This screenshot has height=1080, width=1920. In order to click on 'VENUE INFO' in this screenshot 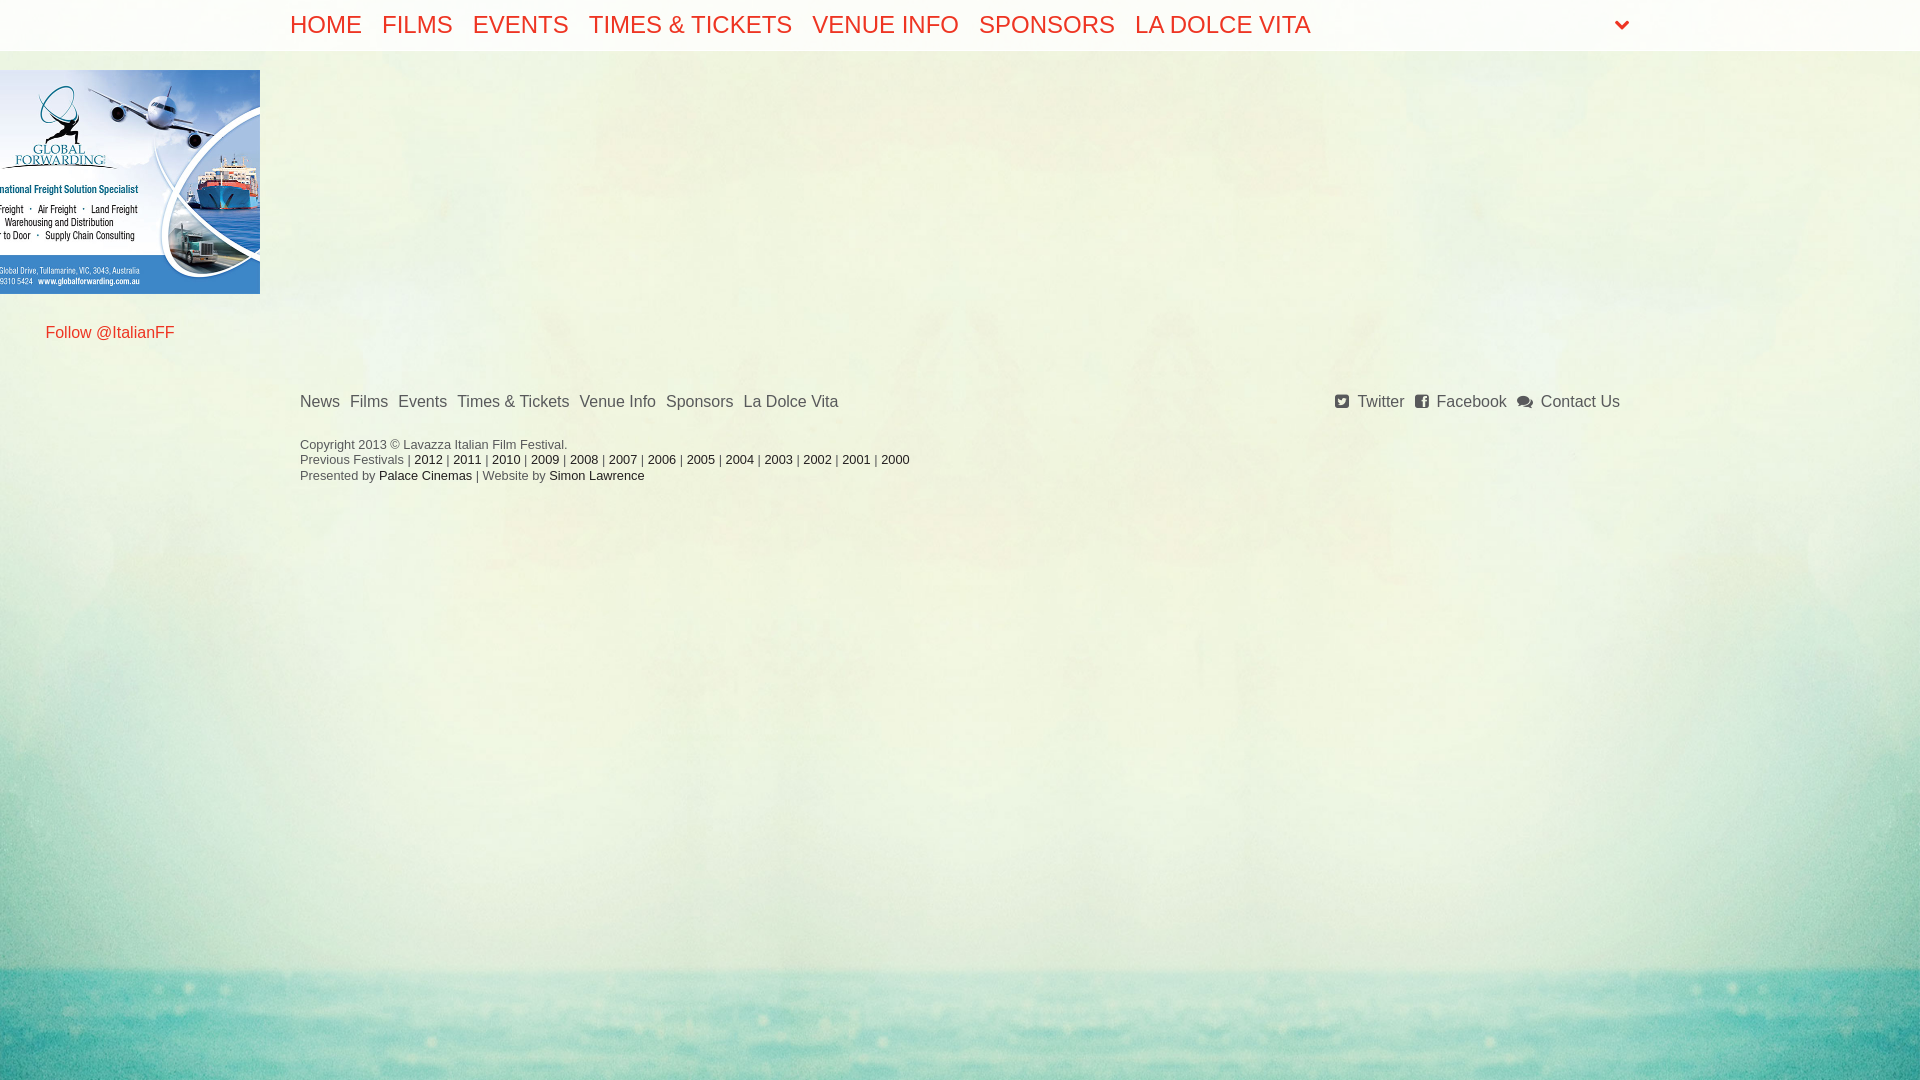, I will do `click(884, 24)`.